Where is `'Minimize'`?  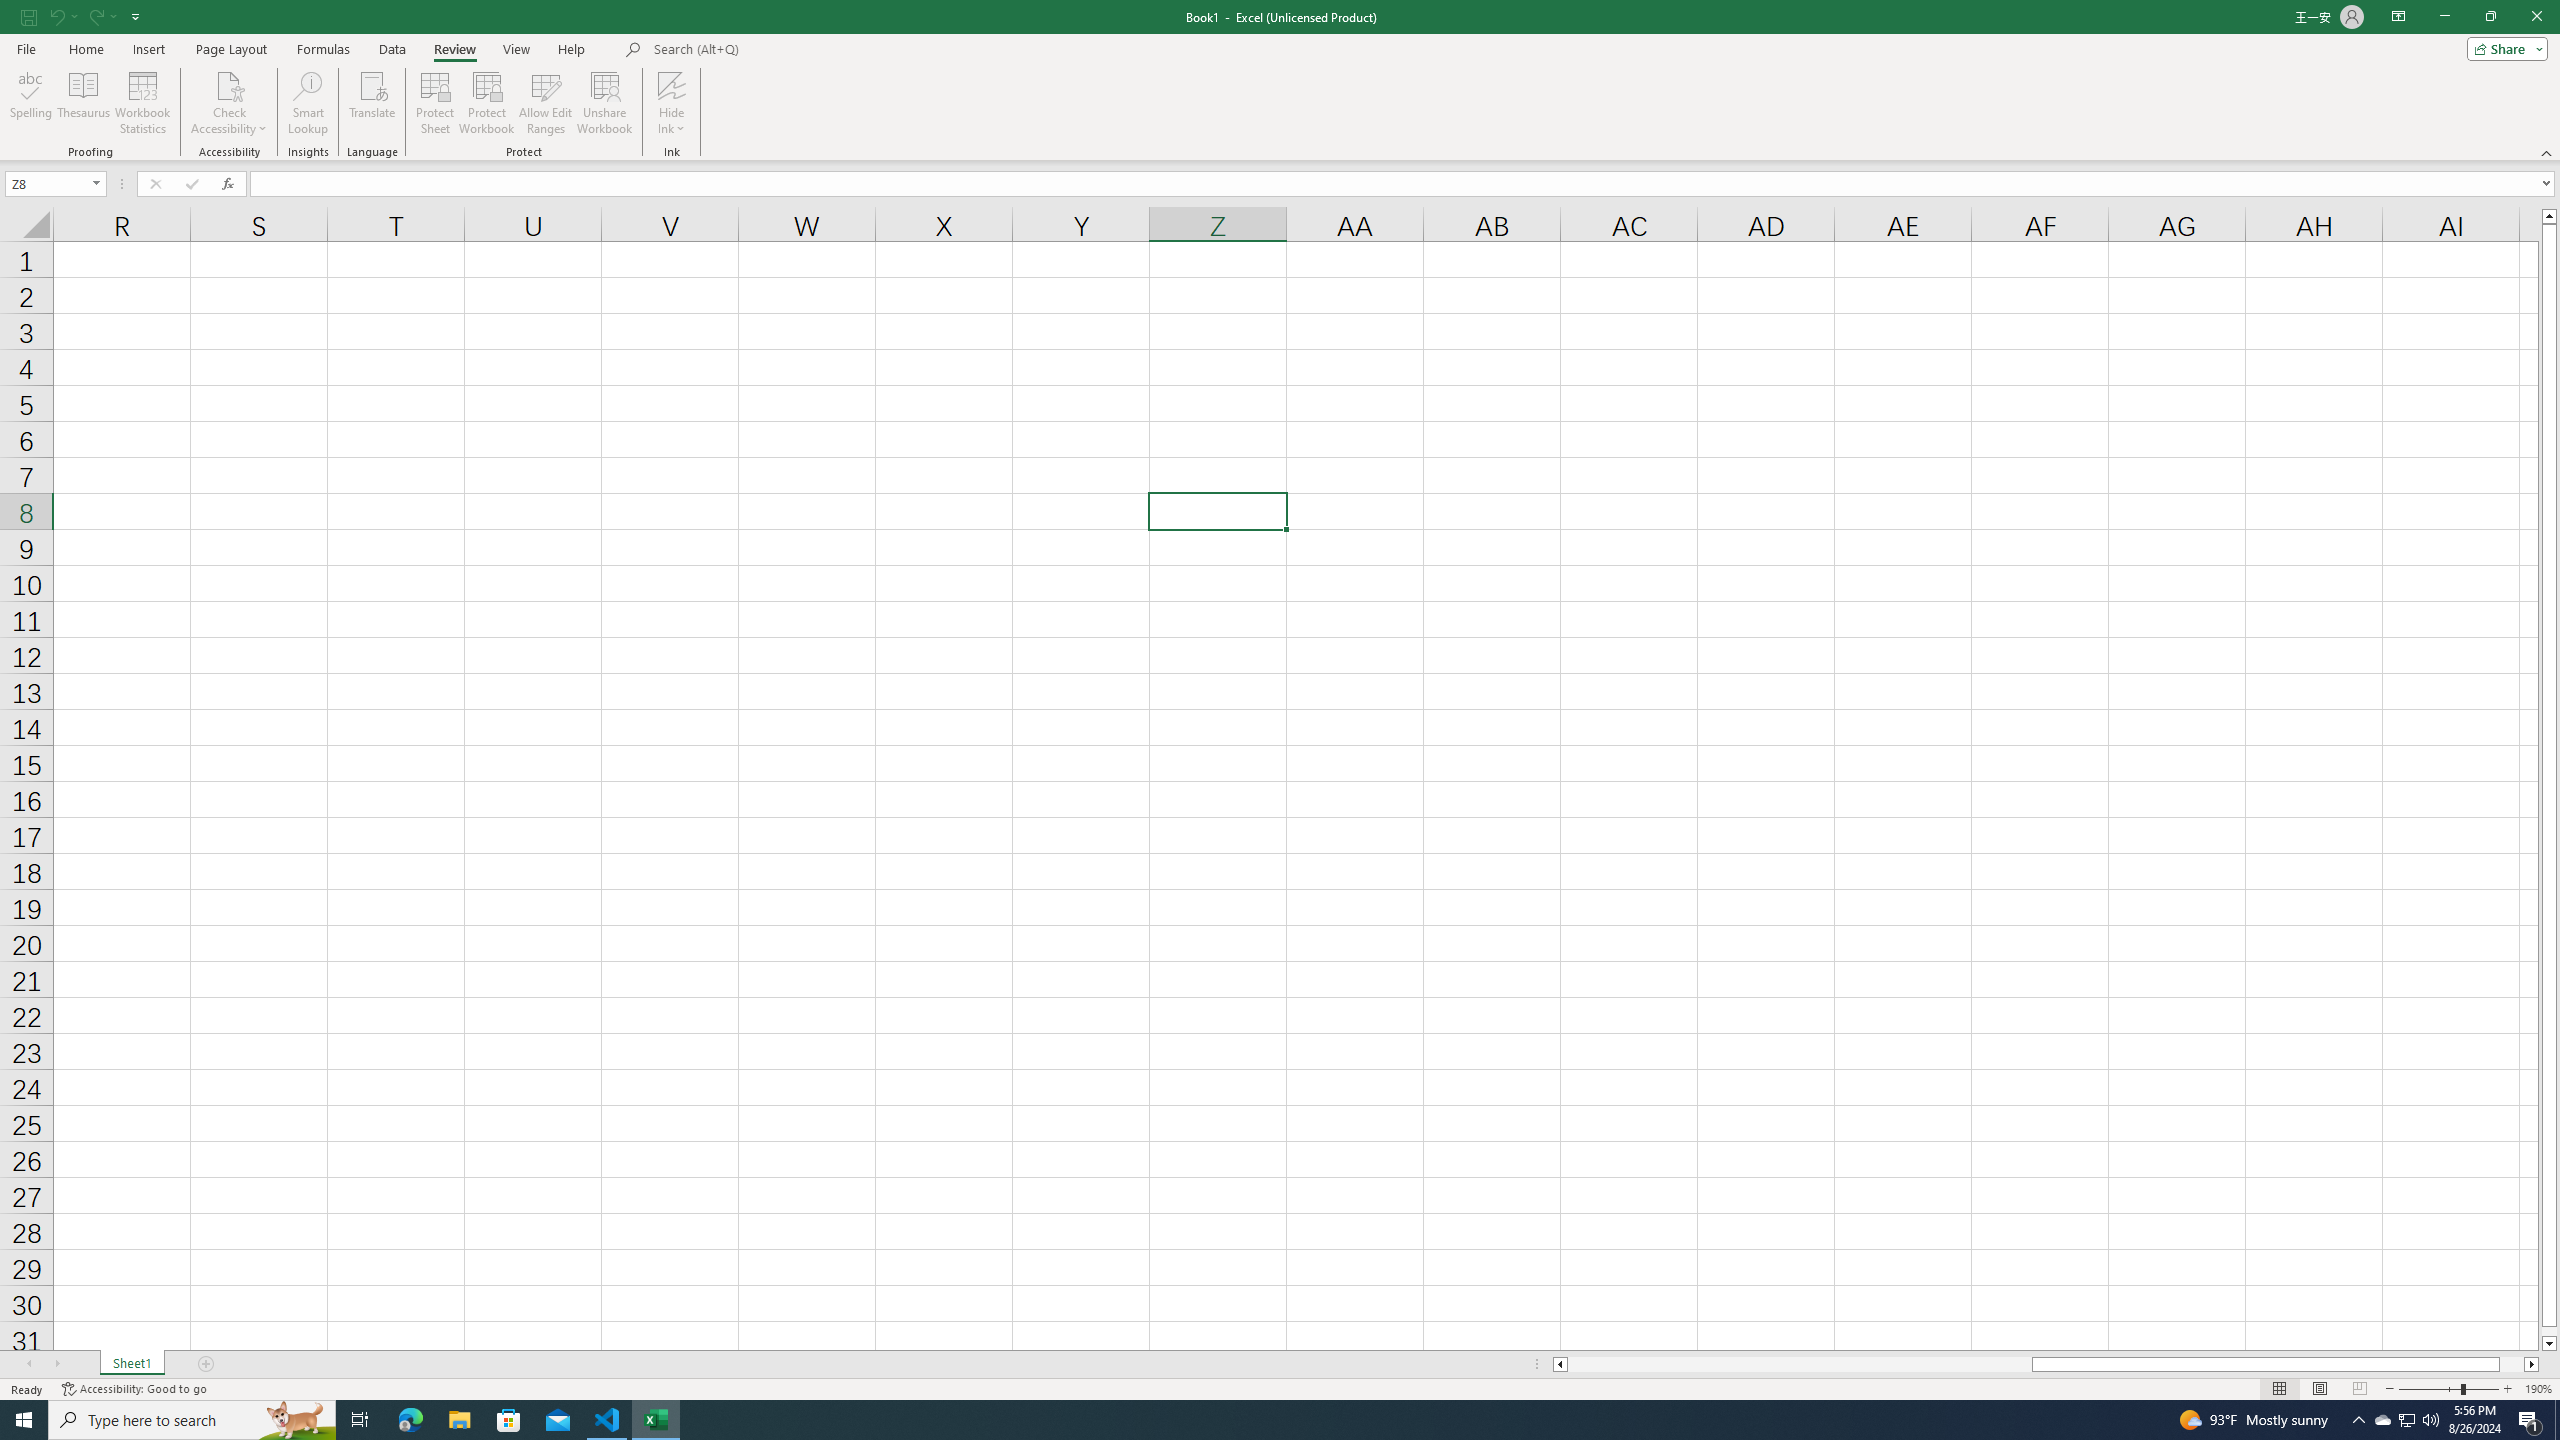 'Minimize' is located at coordinates (2443, 16).